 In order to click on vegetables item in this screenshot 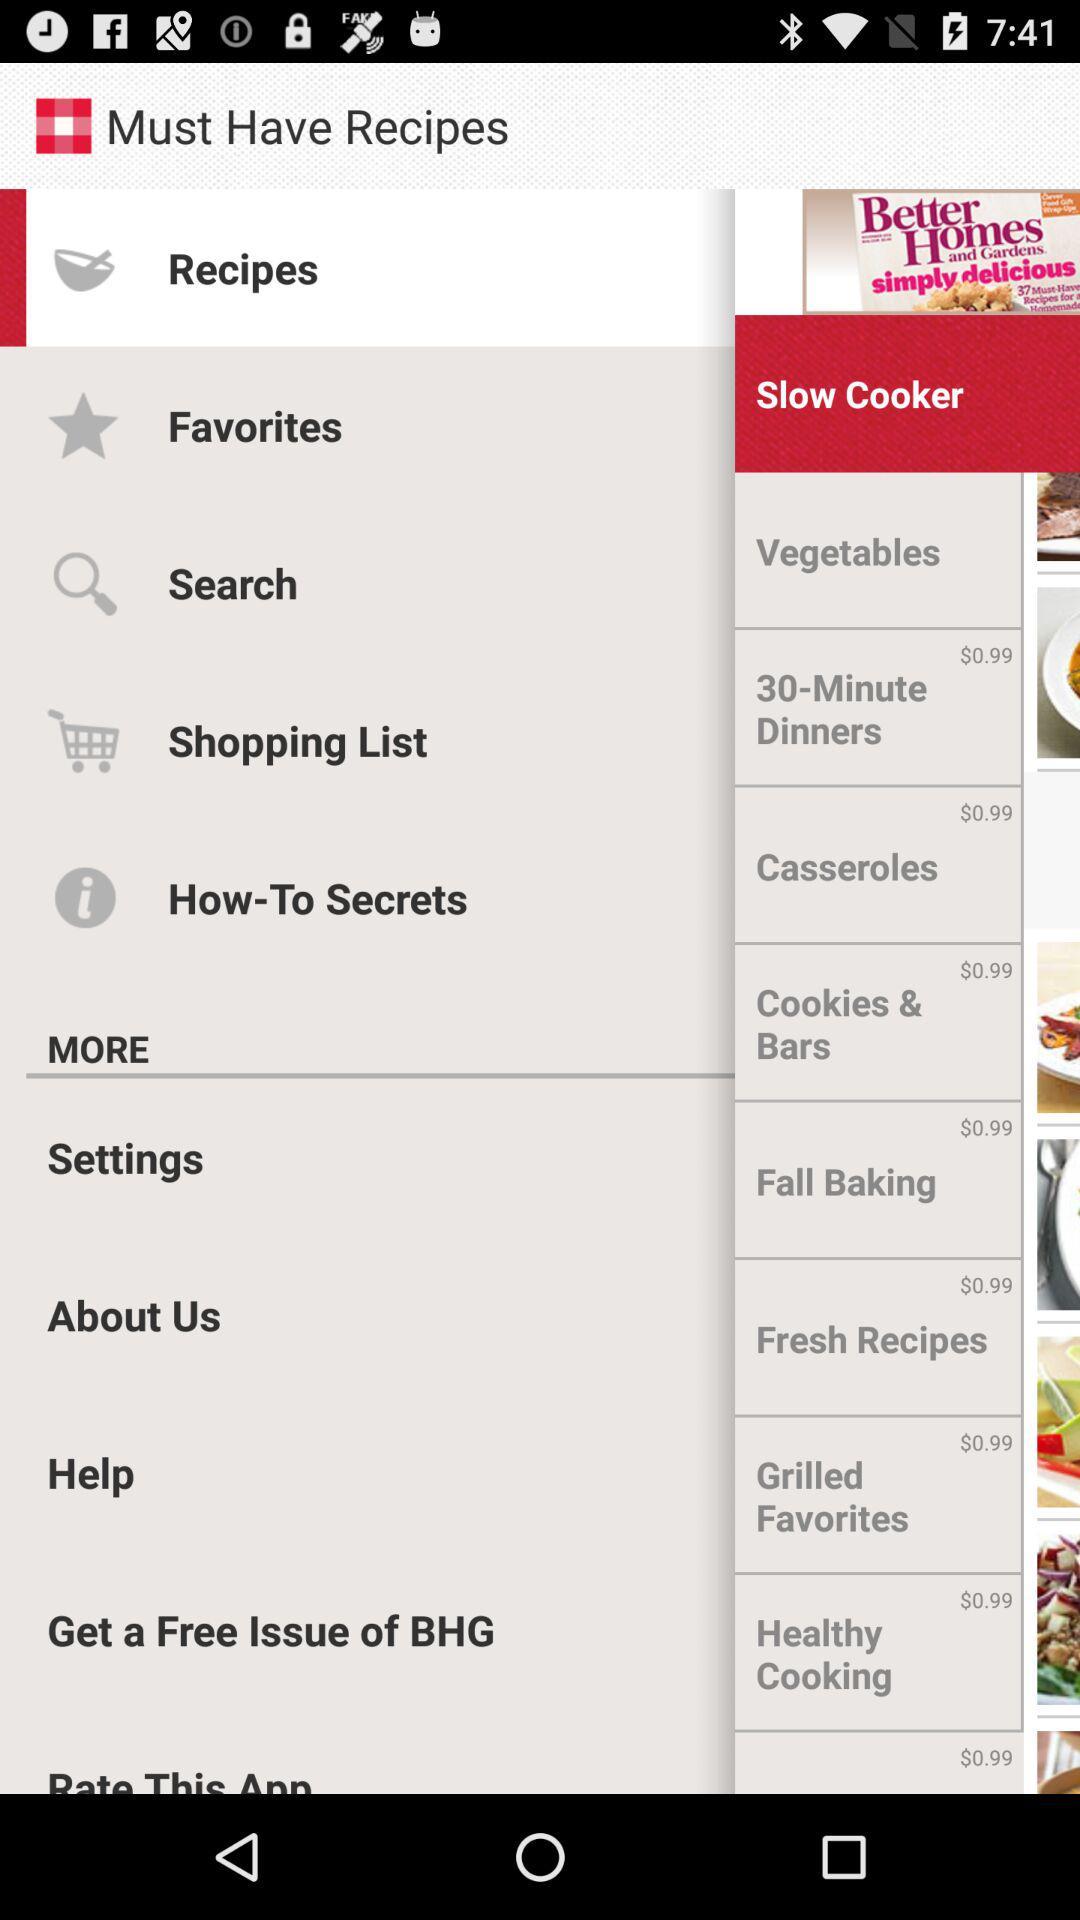, I will do `click(848, 551)`.